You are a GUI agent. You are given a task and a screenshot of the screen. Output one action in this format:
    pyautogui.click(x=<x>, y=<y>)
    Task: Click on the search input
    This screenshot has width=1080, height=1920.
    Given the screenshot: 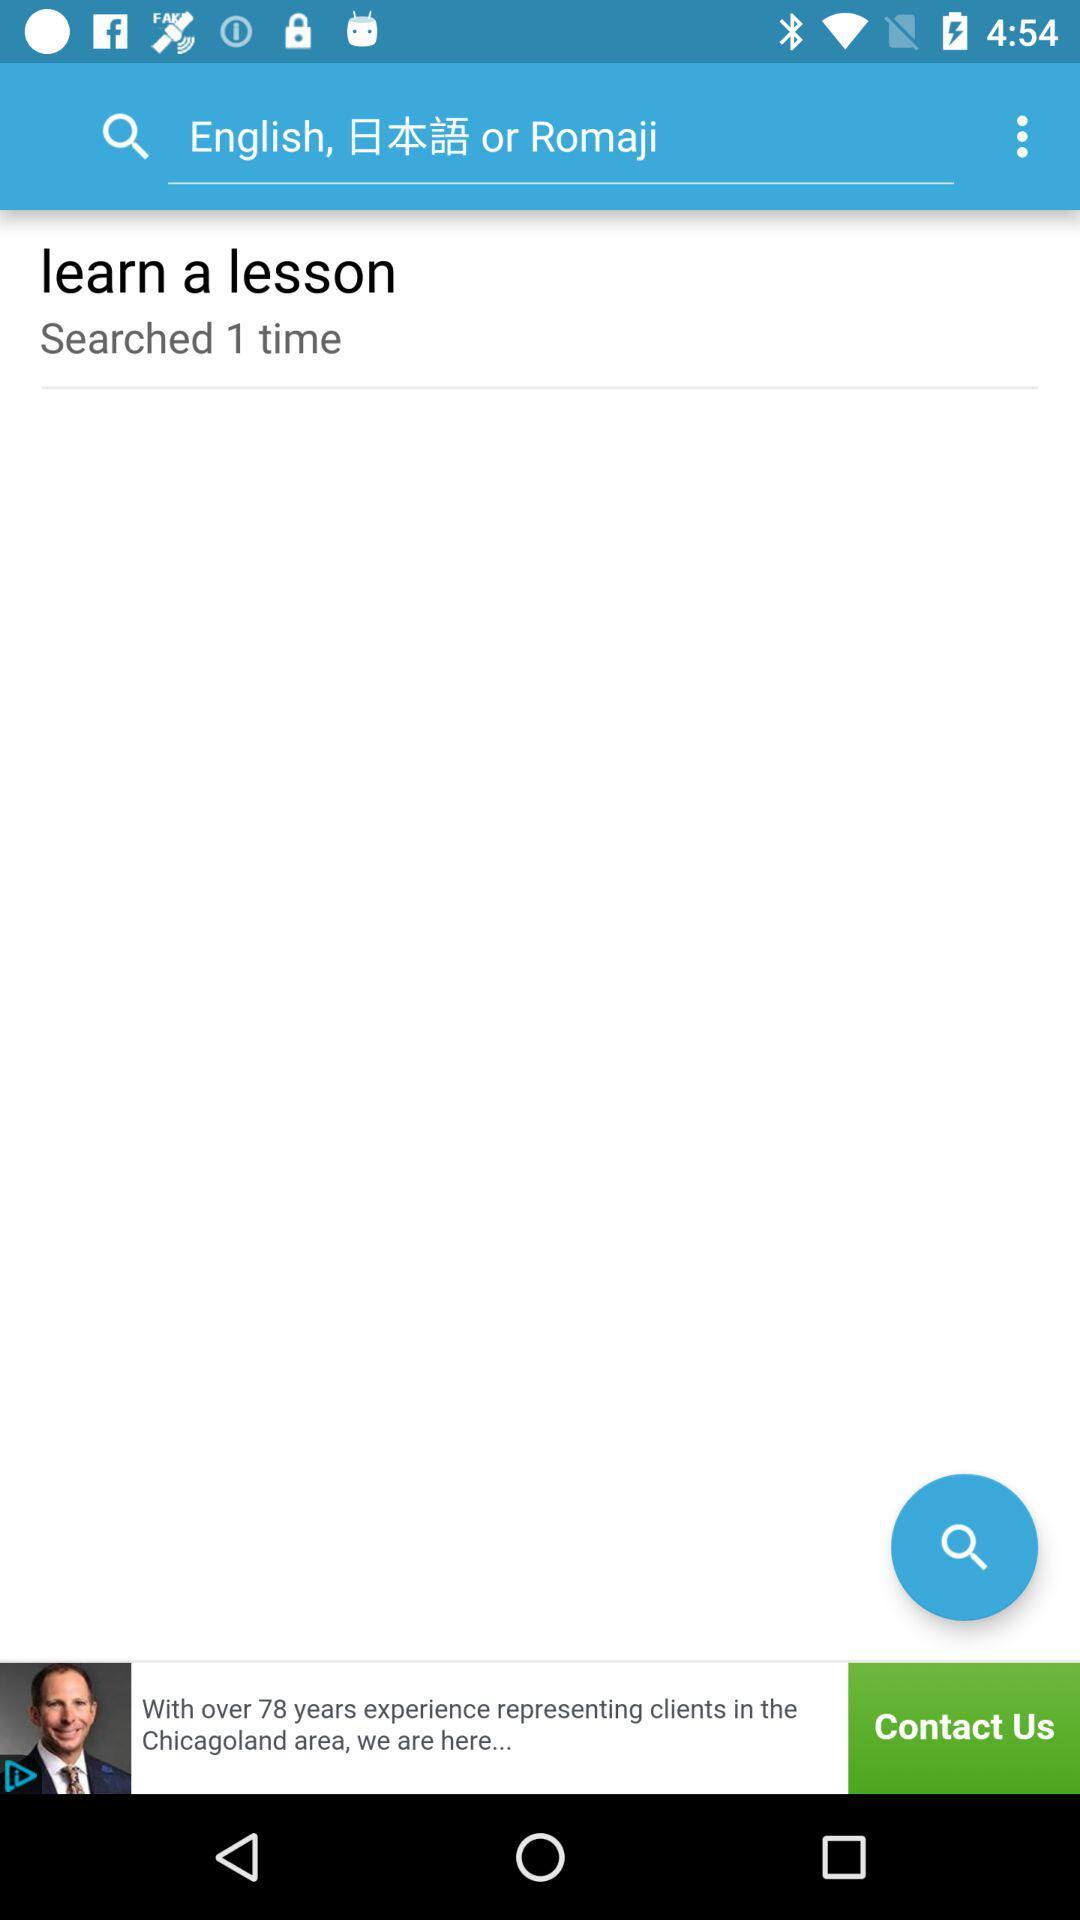 What is the action you would take?
    pyautogui.click(x=963, y=1546)
    